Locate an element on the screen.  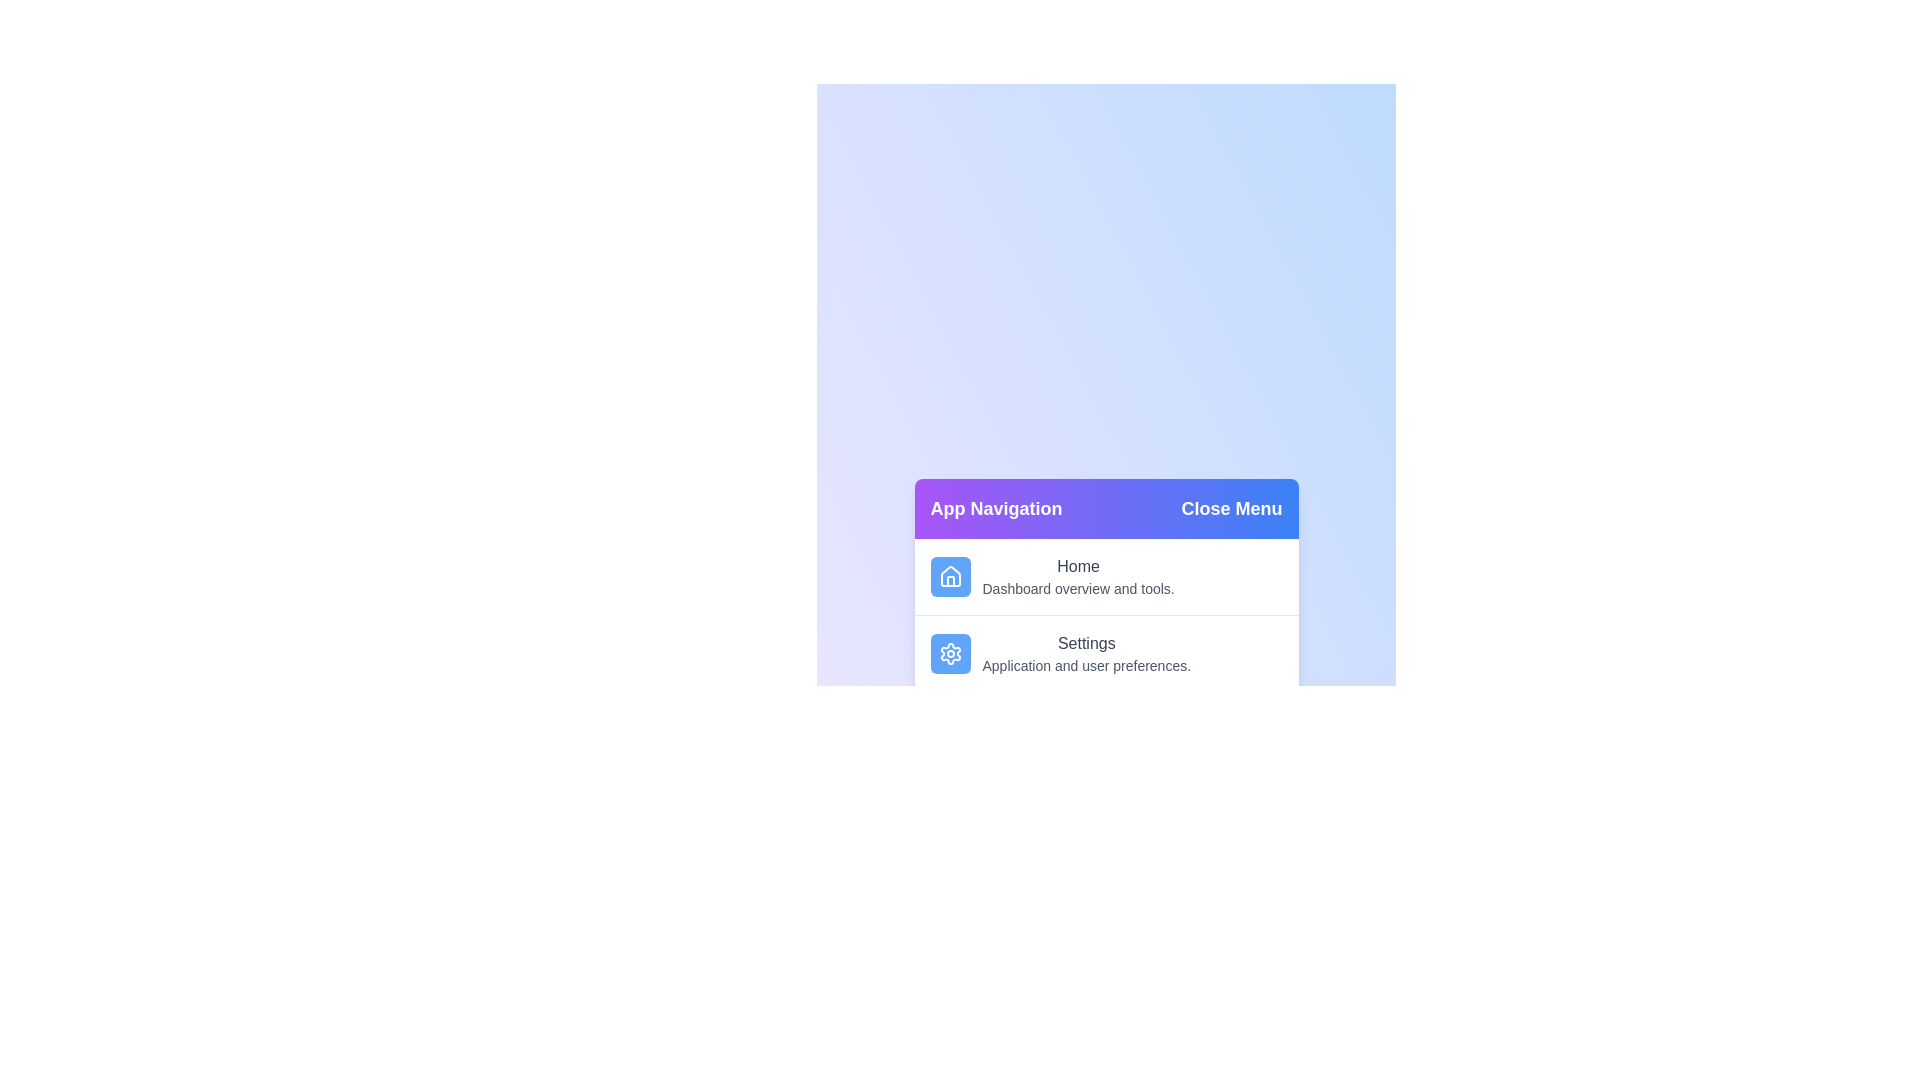
the menu item labeled 'Home' to observe its hover effect is located at coordinates (1105, 577).